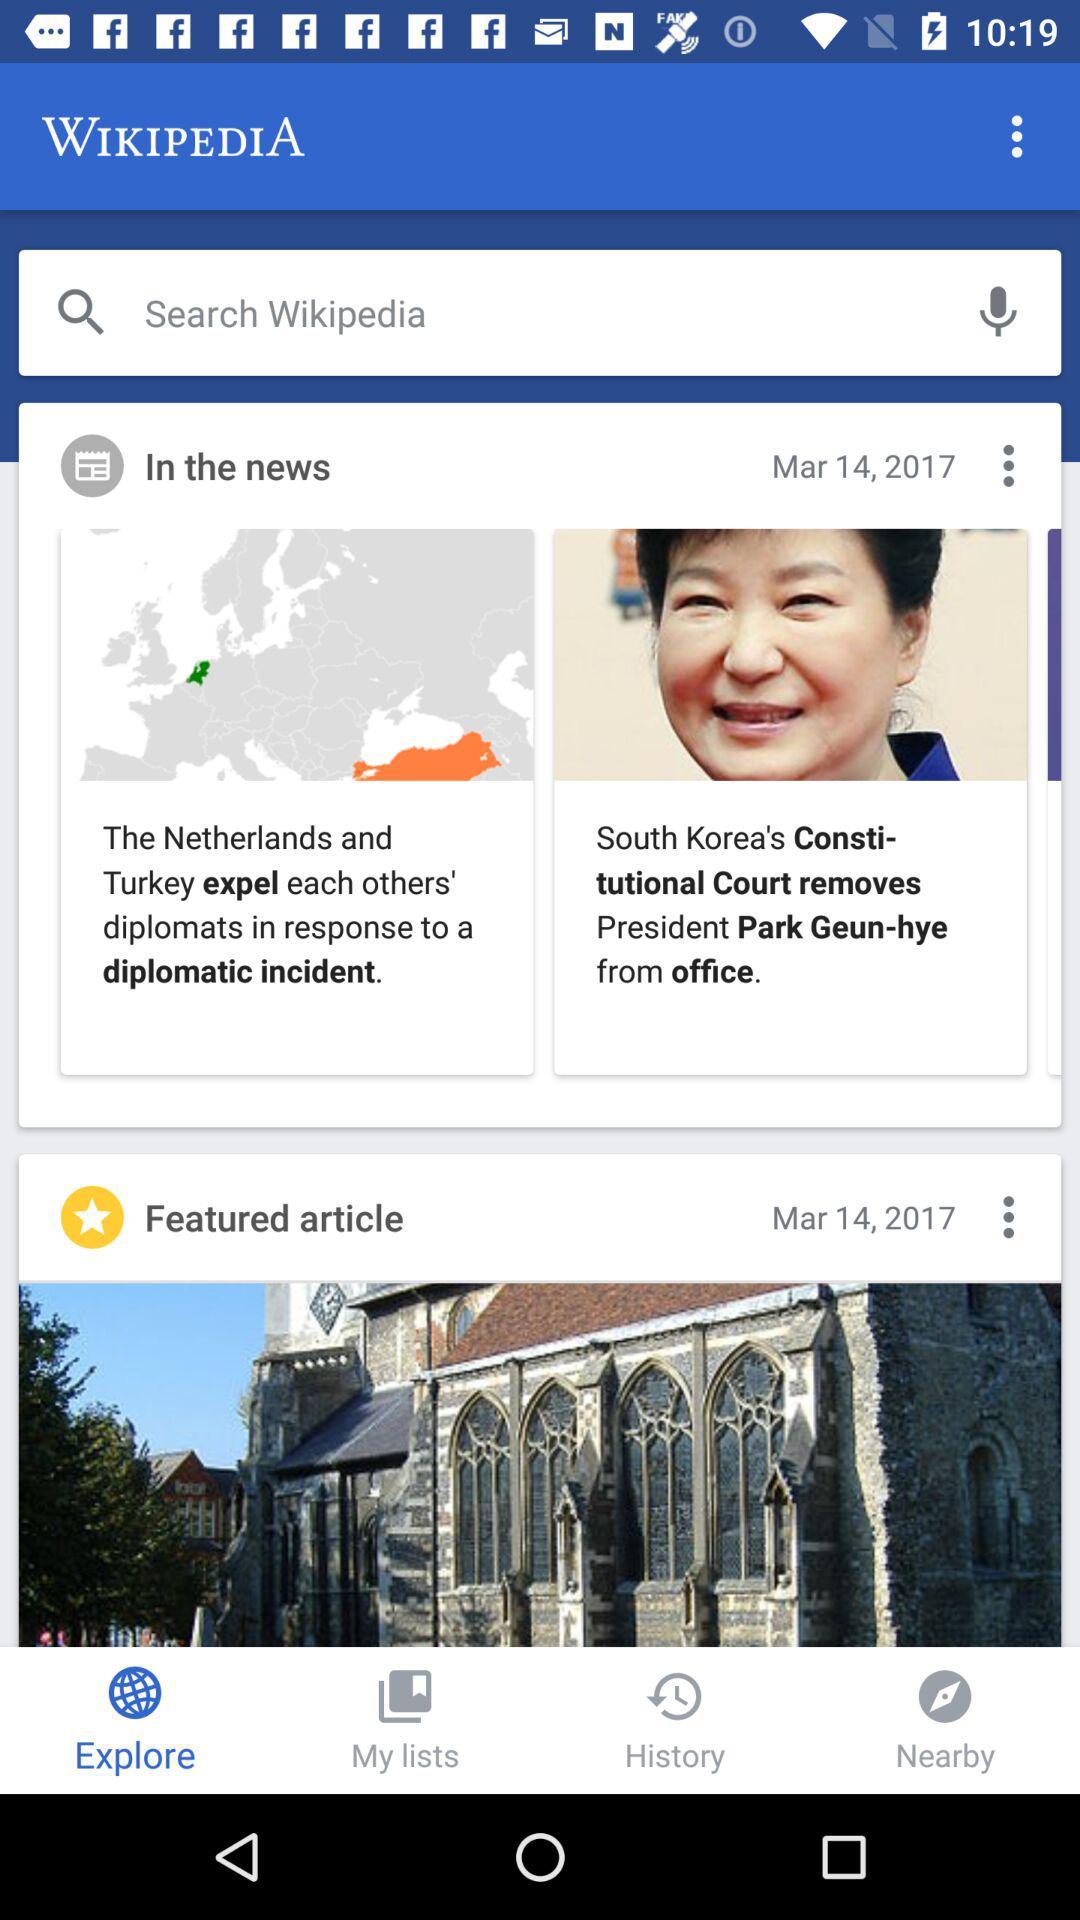 This screenshot has height=1920, width=1080. I want to click on search icon which is below wikipedia on the page, so click(80, 311).